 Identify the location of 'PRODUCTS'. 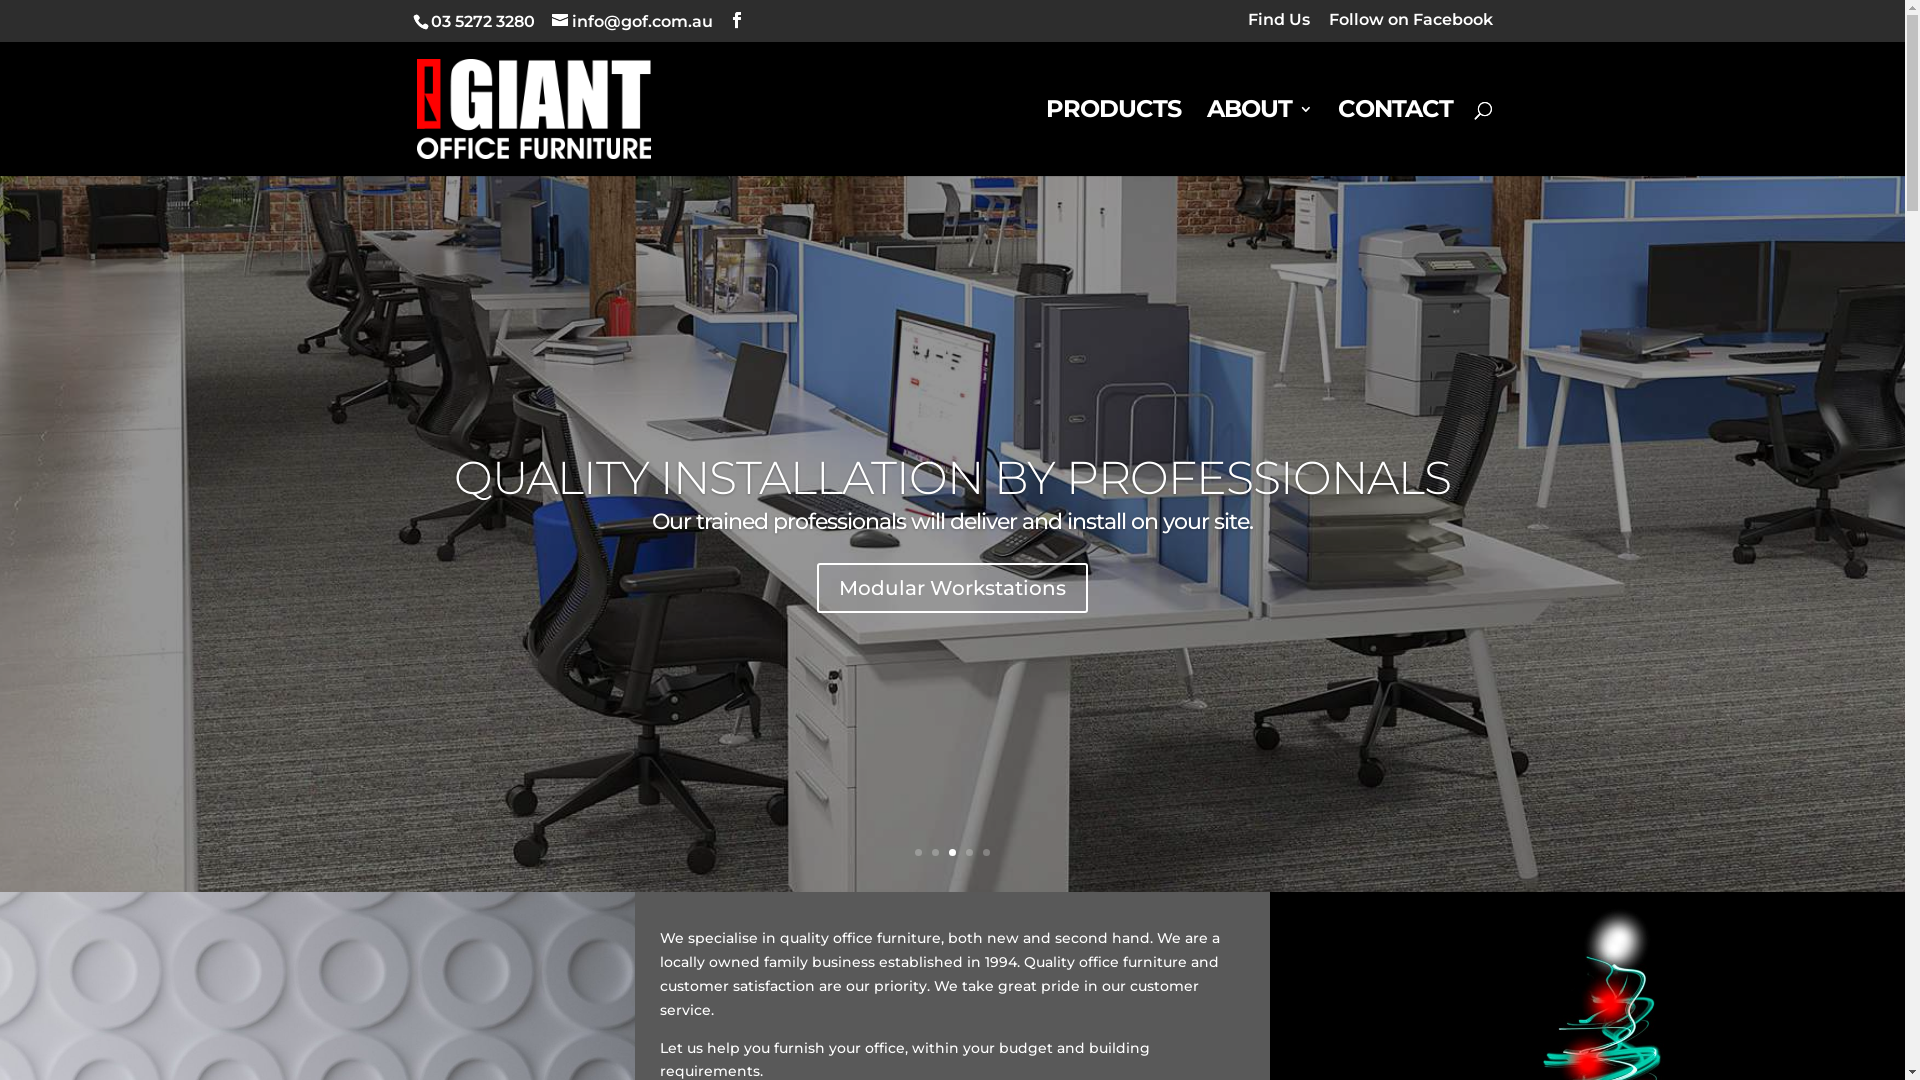
(1112, 137).